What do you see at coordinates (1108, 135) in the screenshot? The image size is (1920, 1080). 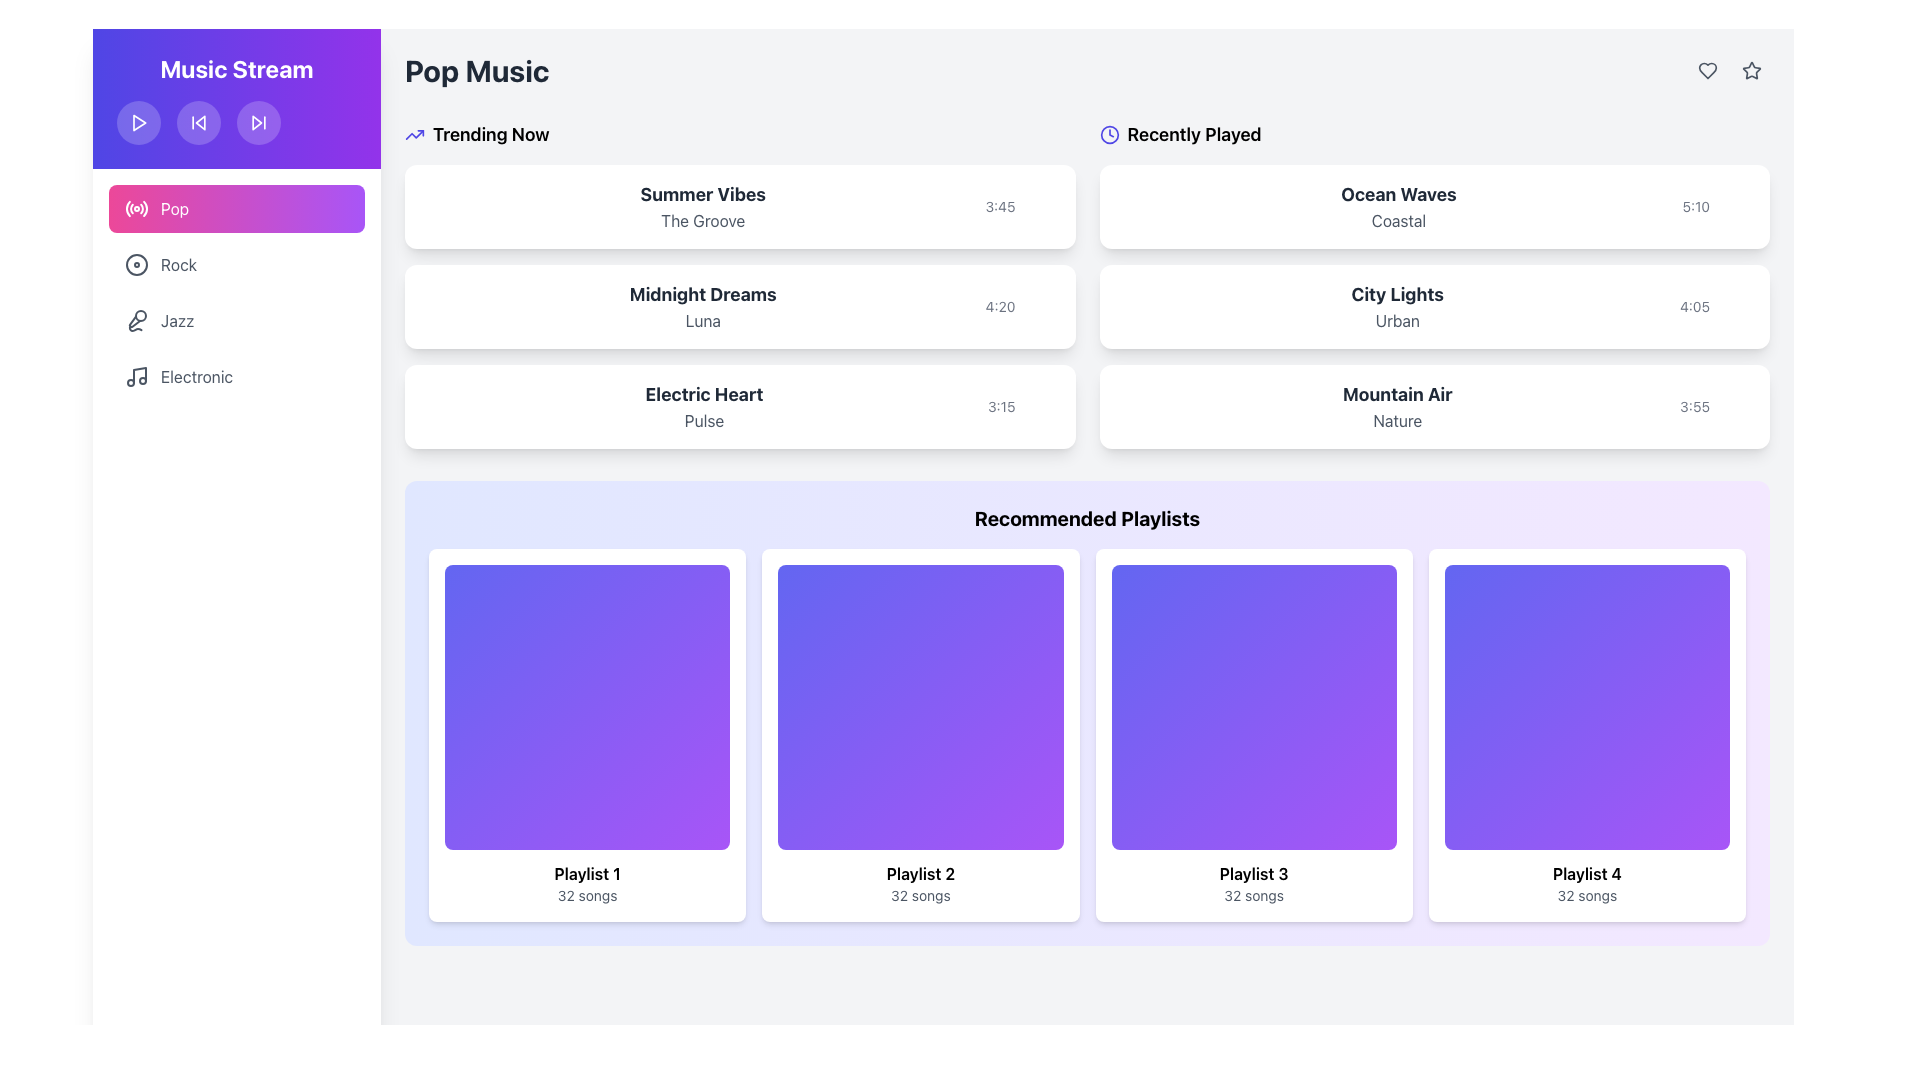 I see `properties of the Circular SVG element that is part of the clock icon, located at the top-right section near the 'Recently Played' header` at bounding box center [1108, 135].